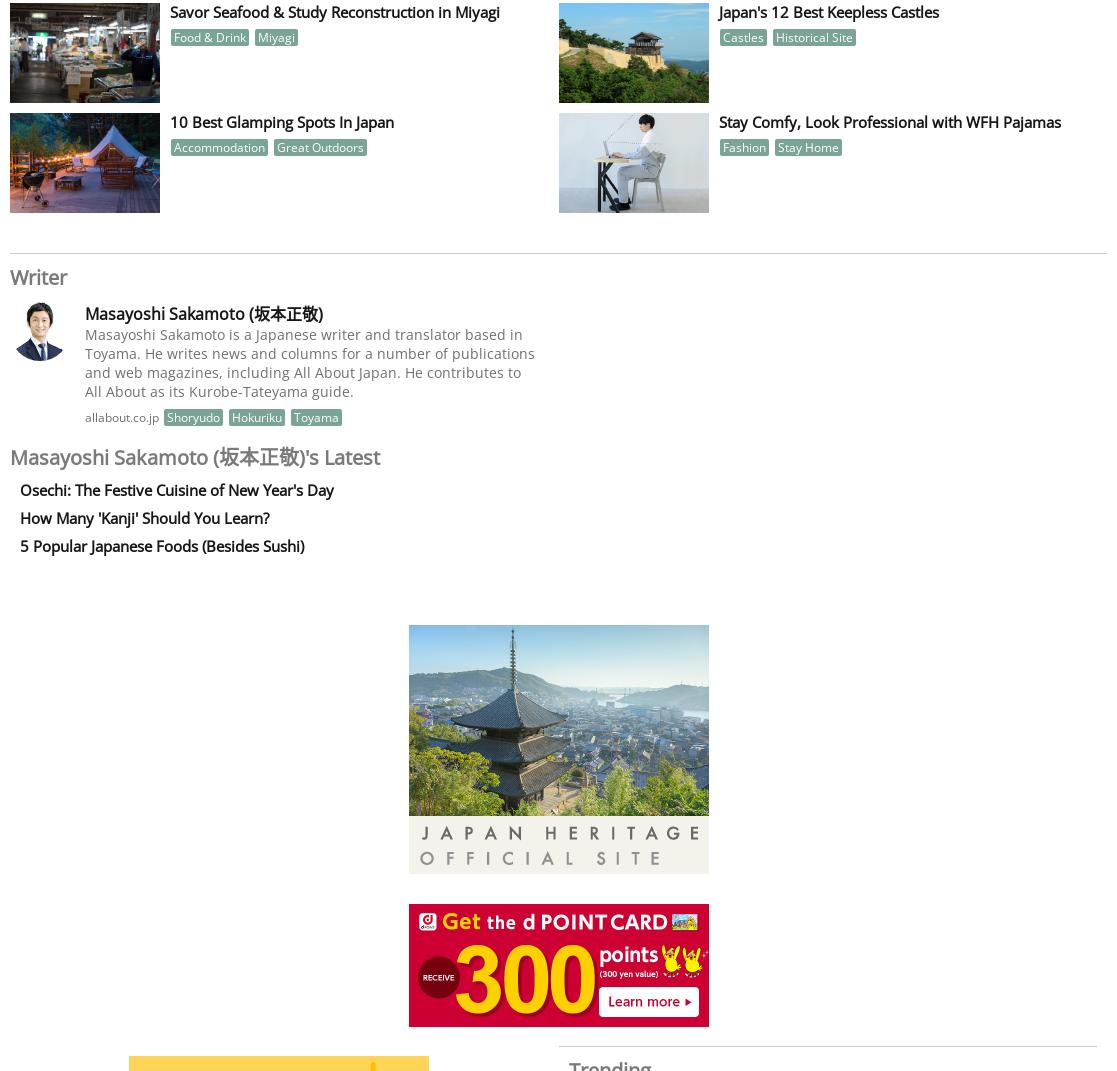 The height and width of the screenshot is (1071, 1117). I want to click on 'How Many 'Kanji' Should You Learn?', so click(144, 515).